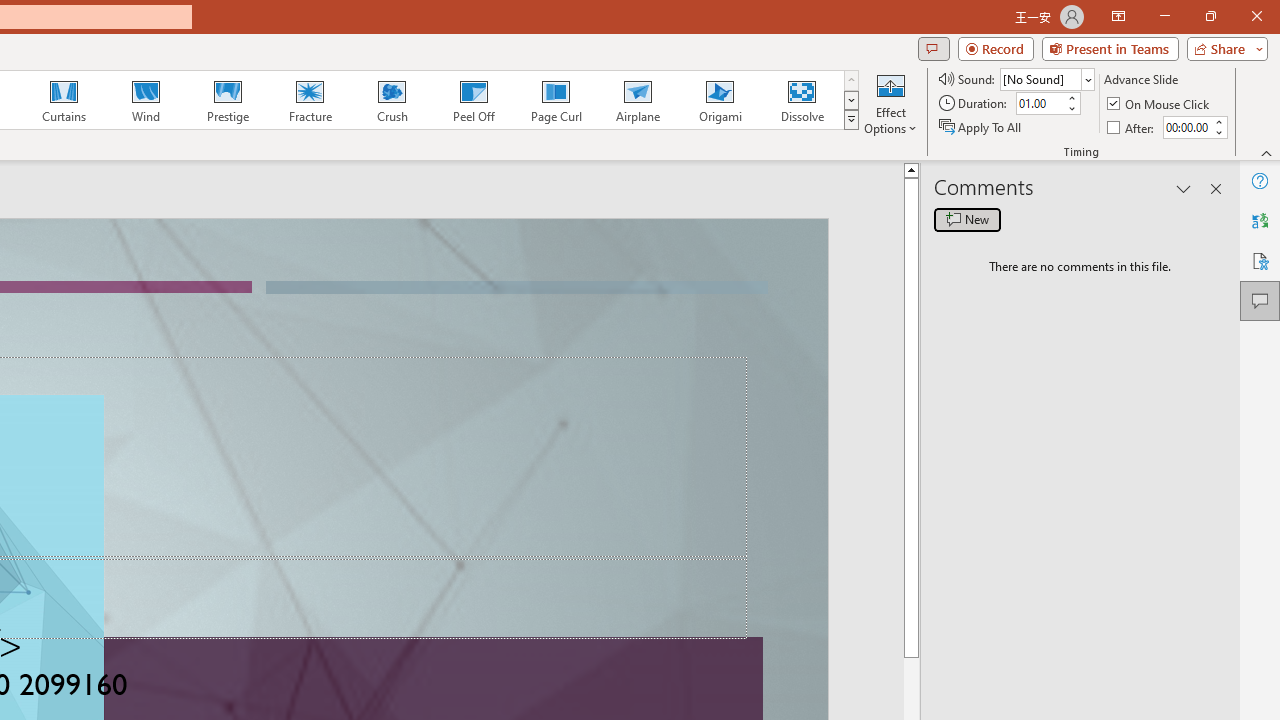 The width and height of the screenshot is (1280, 720). I want to click on 'Effect Options', so click(889, 103).